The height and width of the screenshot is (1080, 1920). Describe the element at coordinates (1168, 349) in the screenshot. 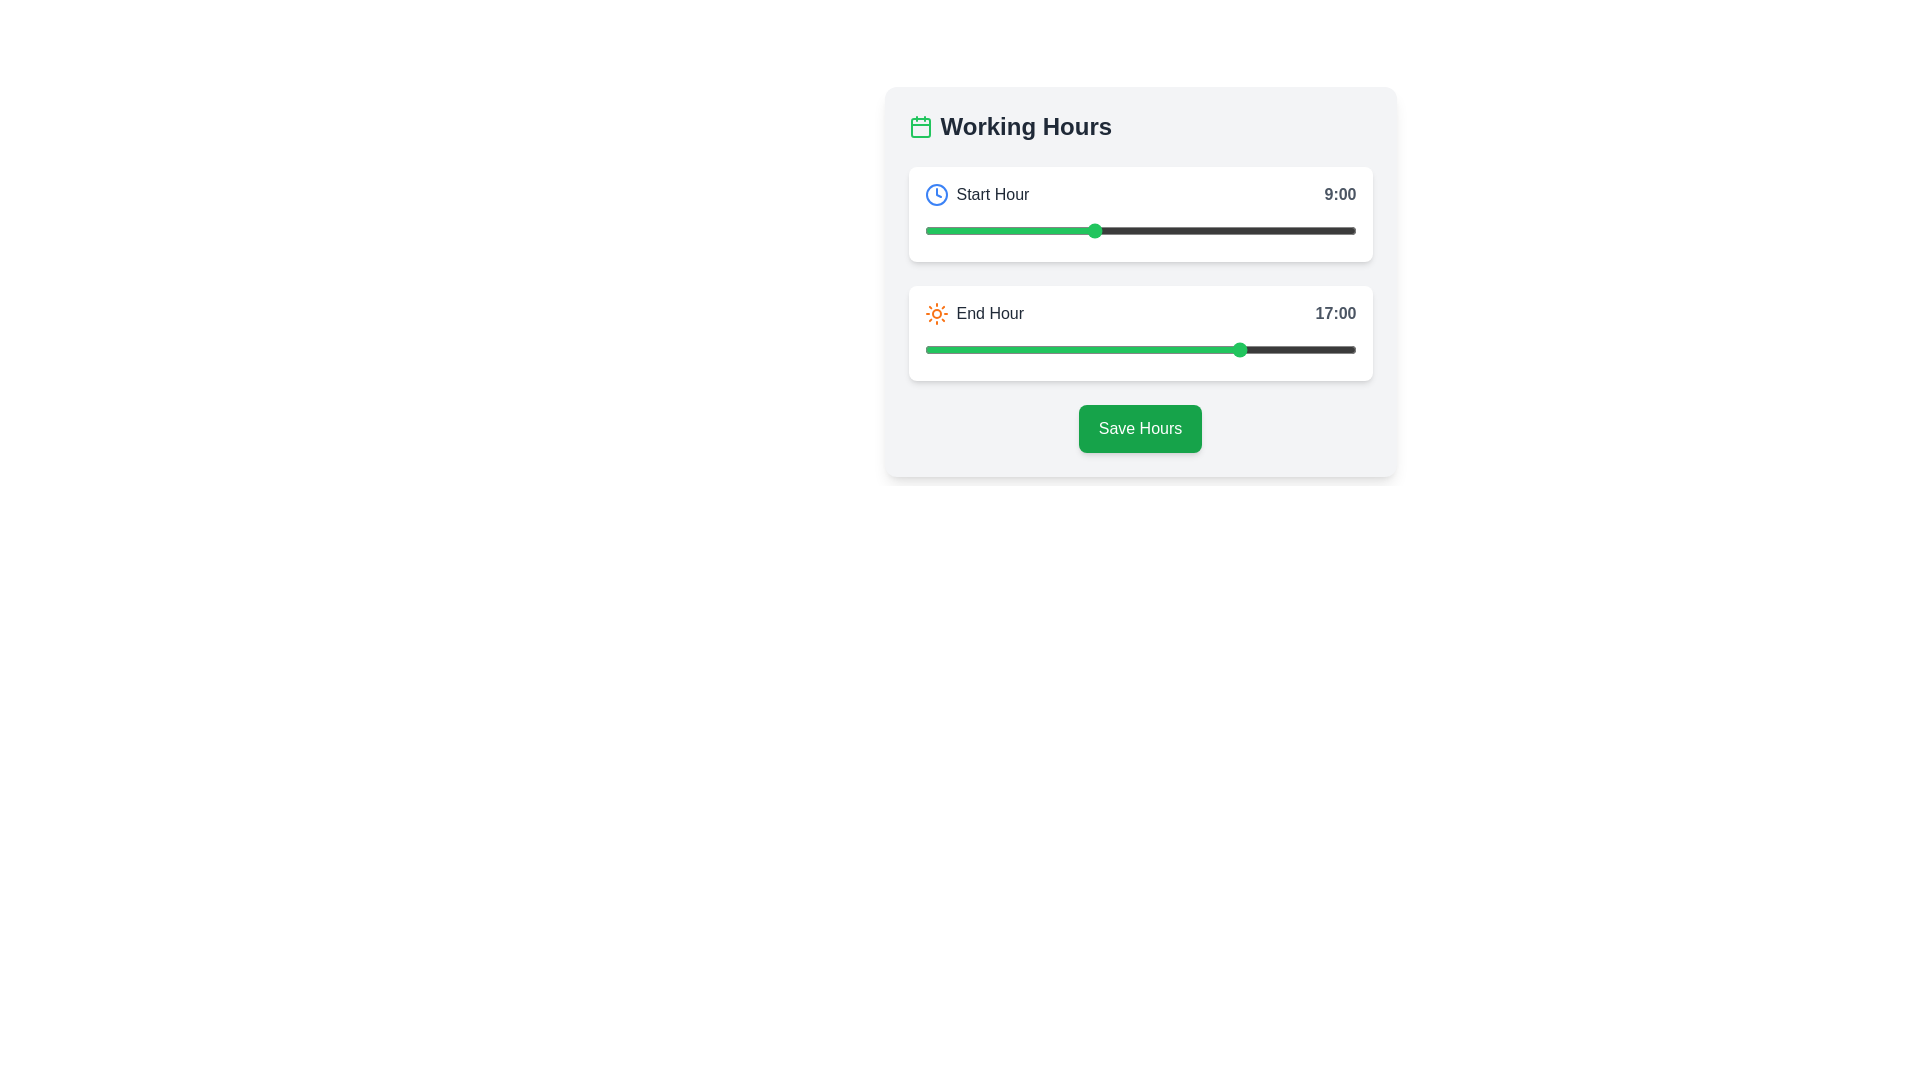

I see `the end hour` at that location.